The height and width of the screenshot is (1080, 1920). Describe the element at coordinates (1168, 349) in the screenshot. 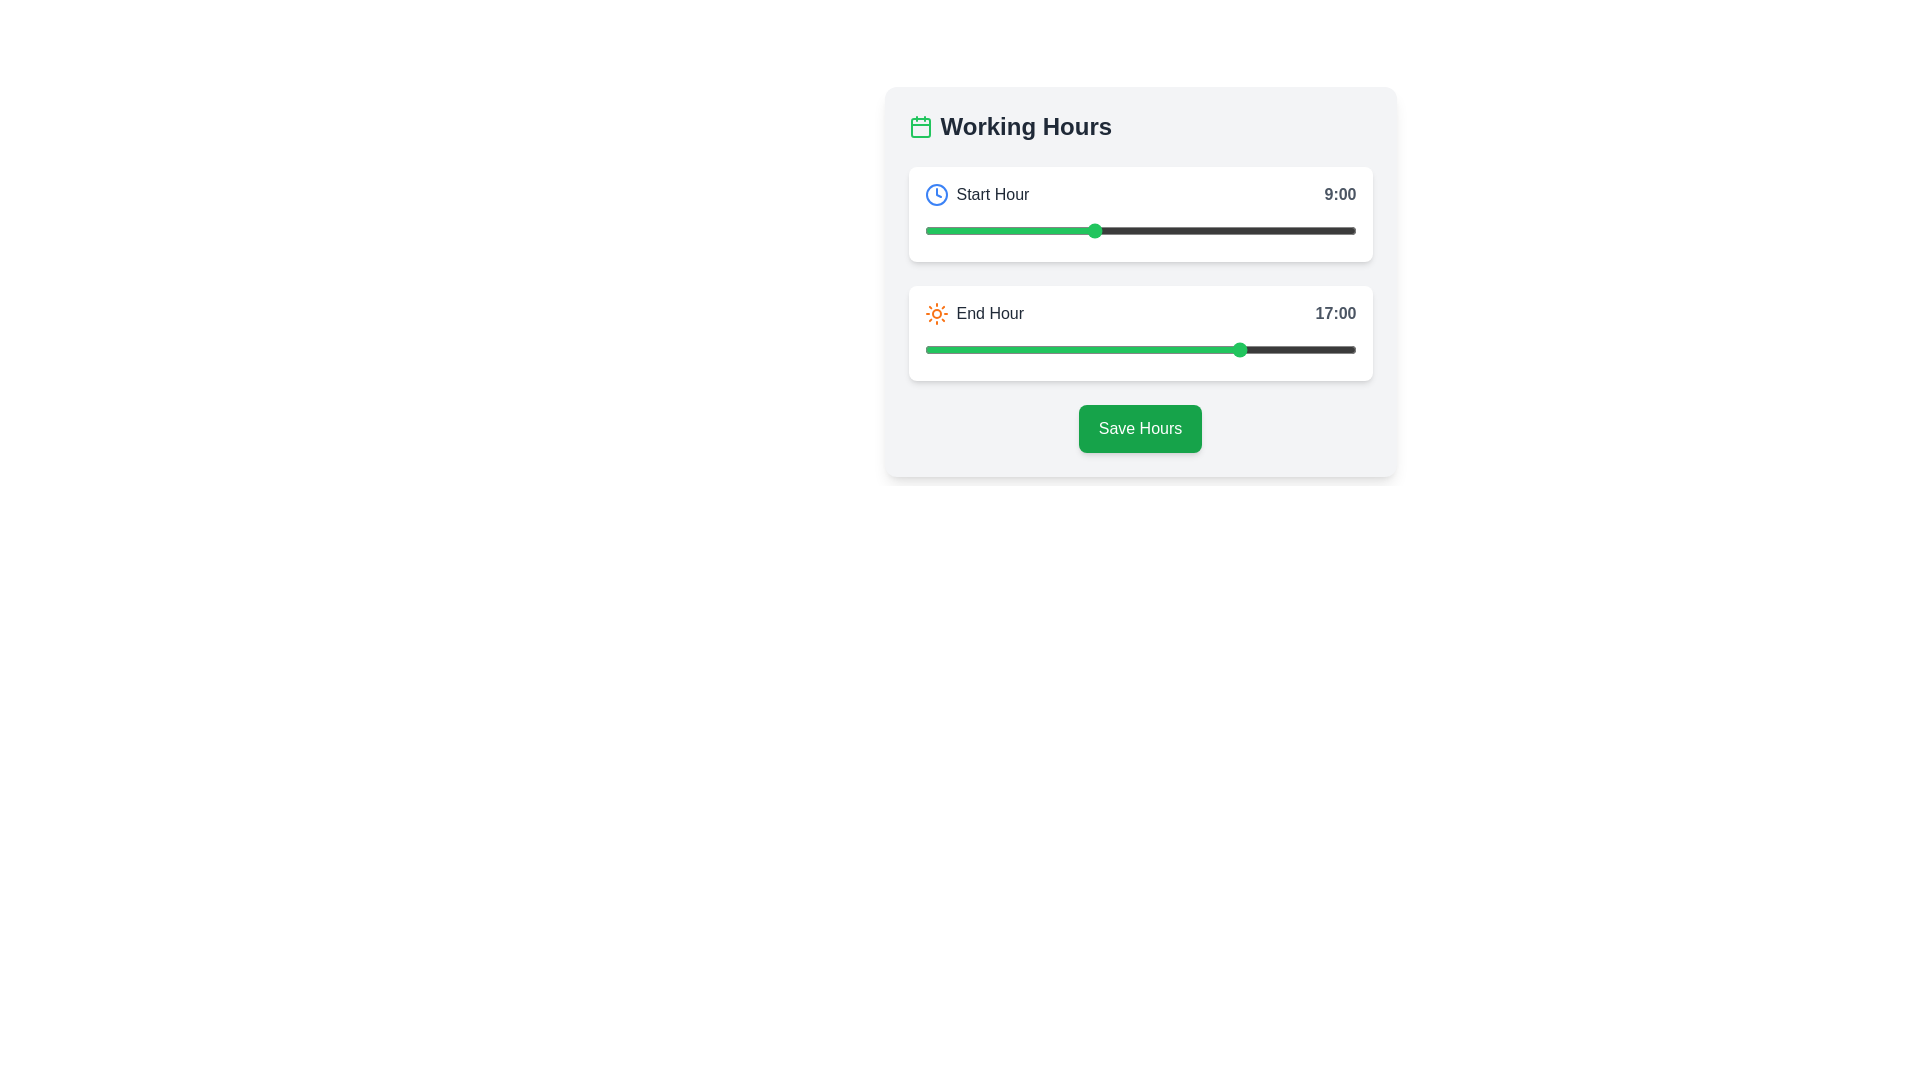

I see `the end hour` at that location.